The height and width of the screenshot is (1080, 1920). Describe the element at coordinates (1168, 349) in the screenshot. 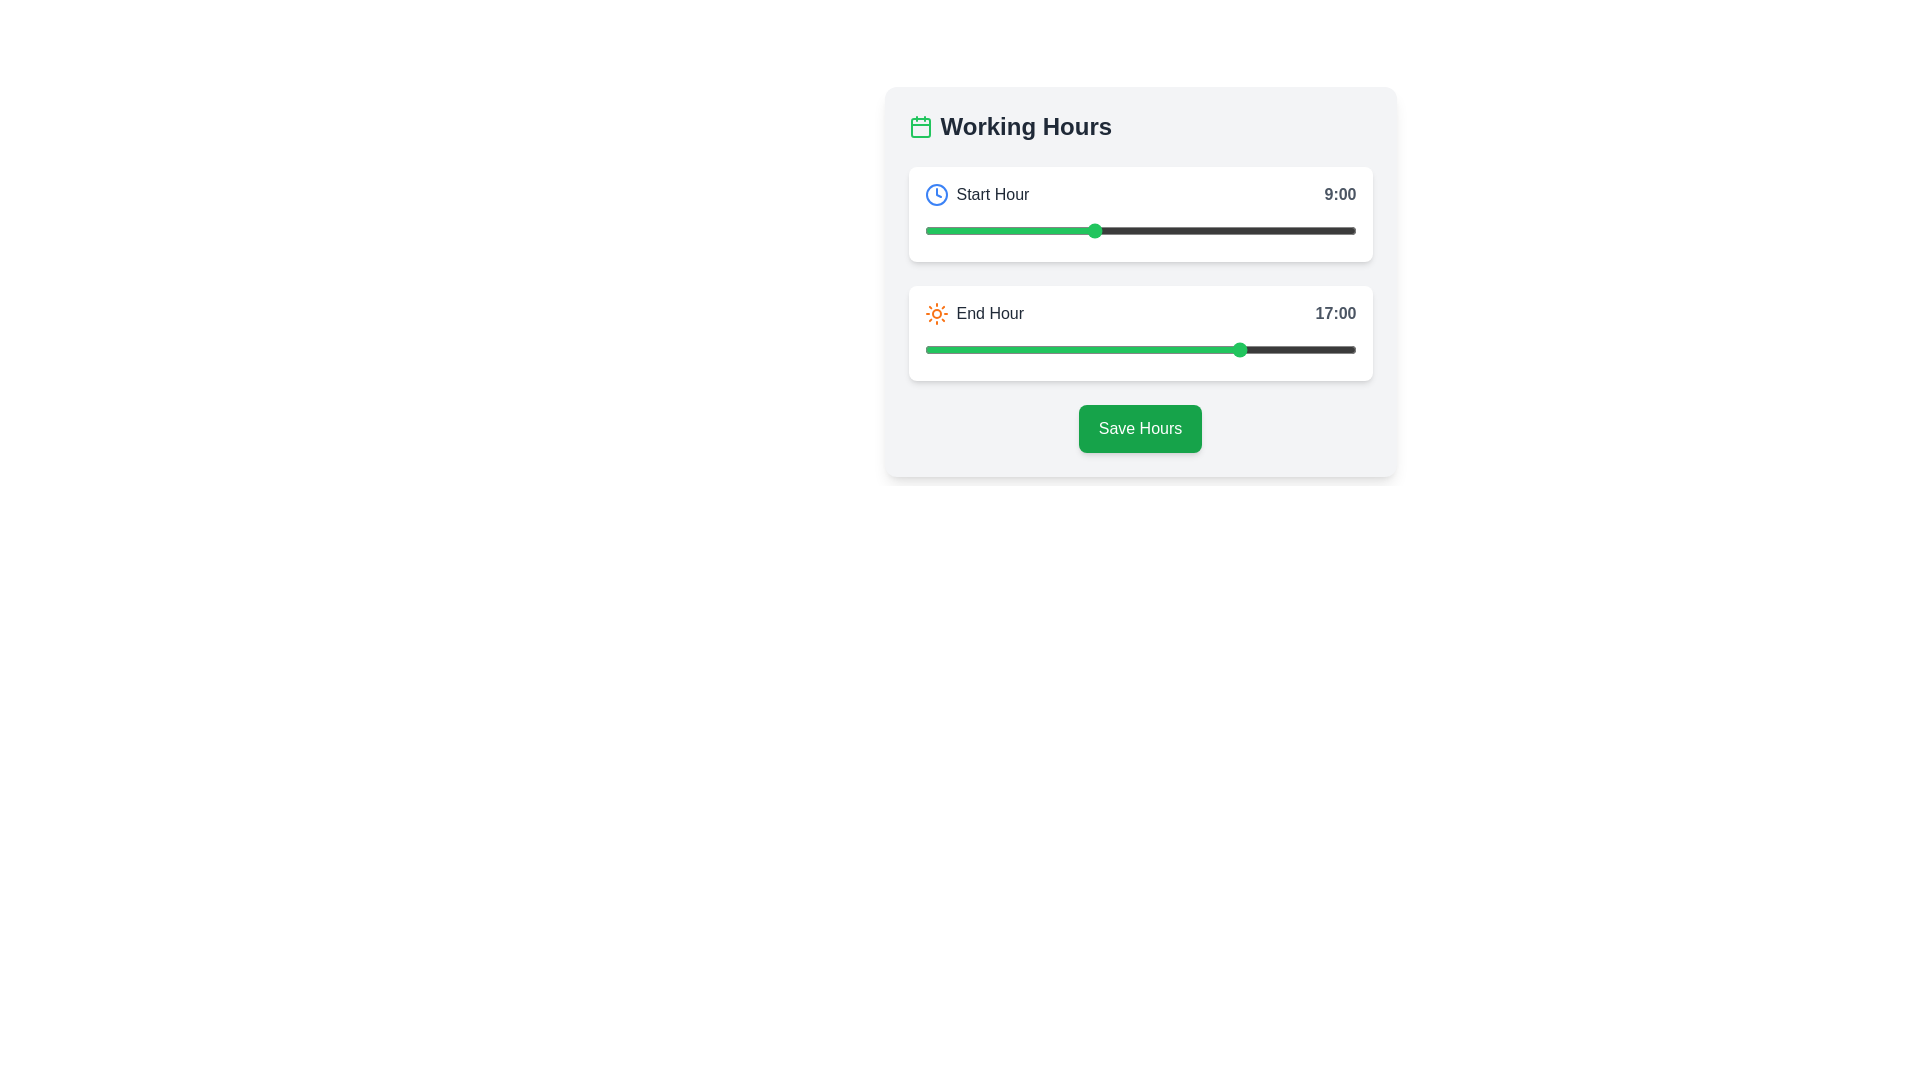

I see `the end hour` at that location.